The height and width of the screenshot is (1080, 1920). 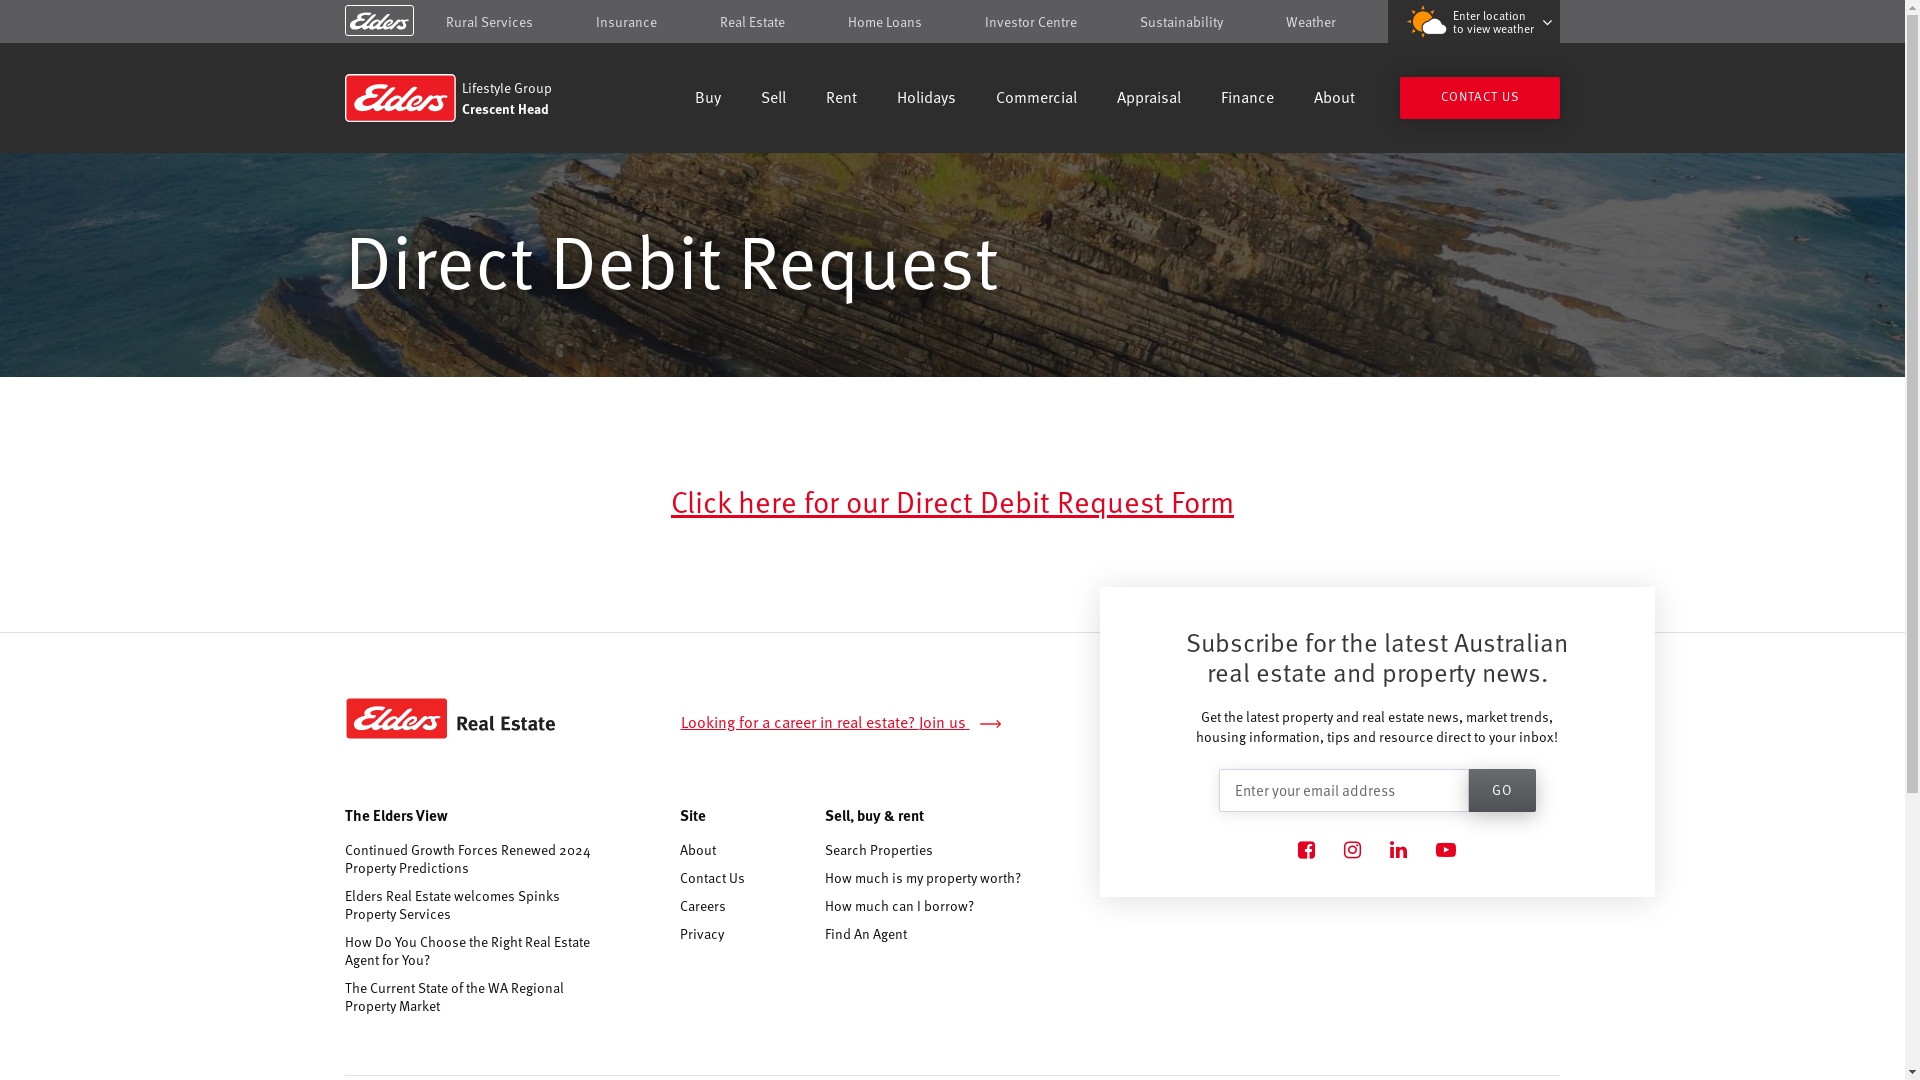 What do you see at coordinates (951, 23) in the screenshot?
I see `'Skip to content'` at bounding box center [951, 23].